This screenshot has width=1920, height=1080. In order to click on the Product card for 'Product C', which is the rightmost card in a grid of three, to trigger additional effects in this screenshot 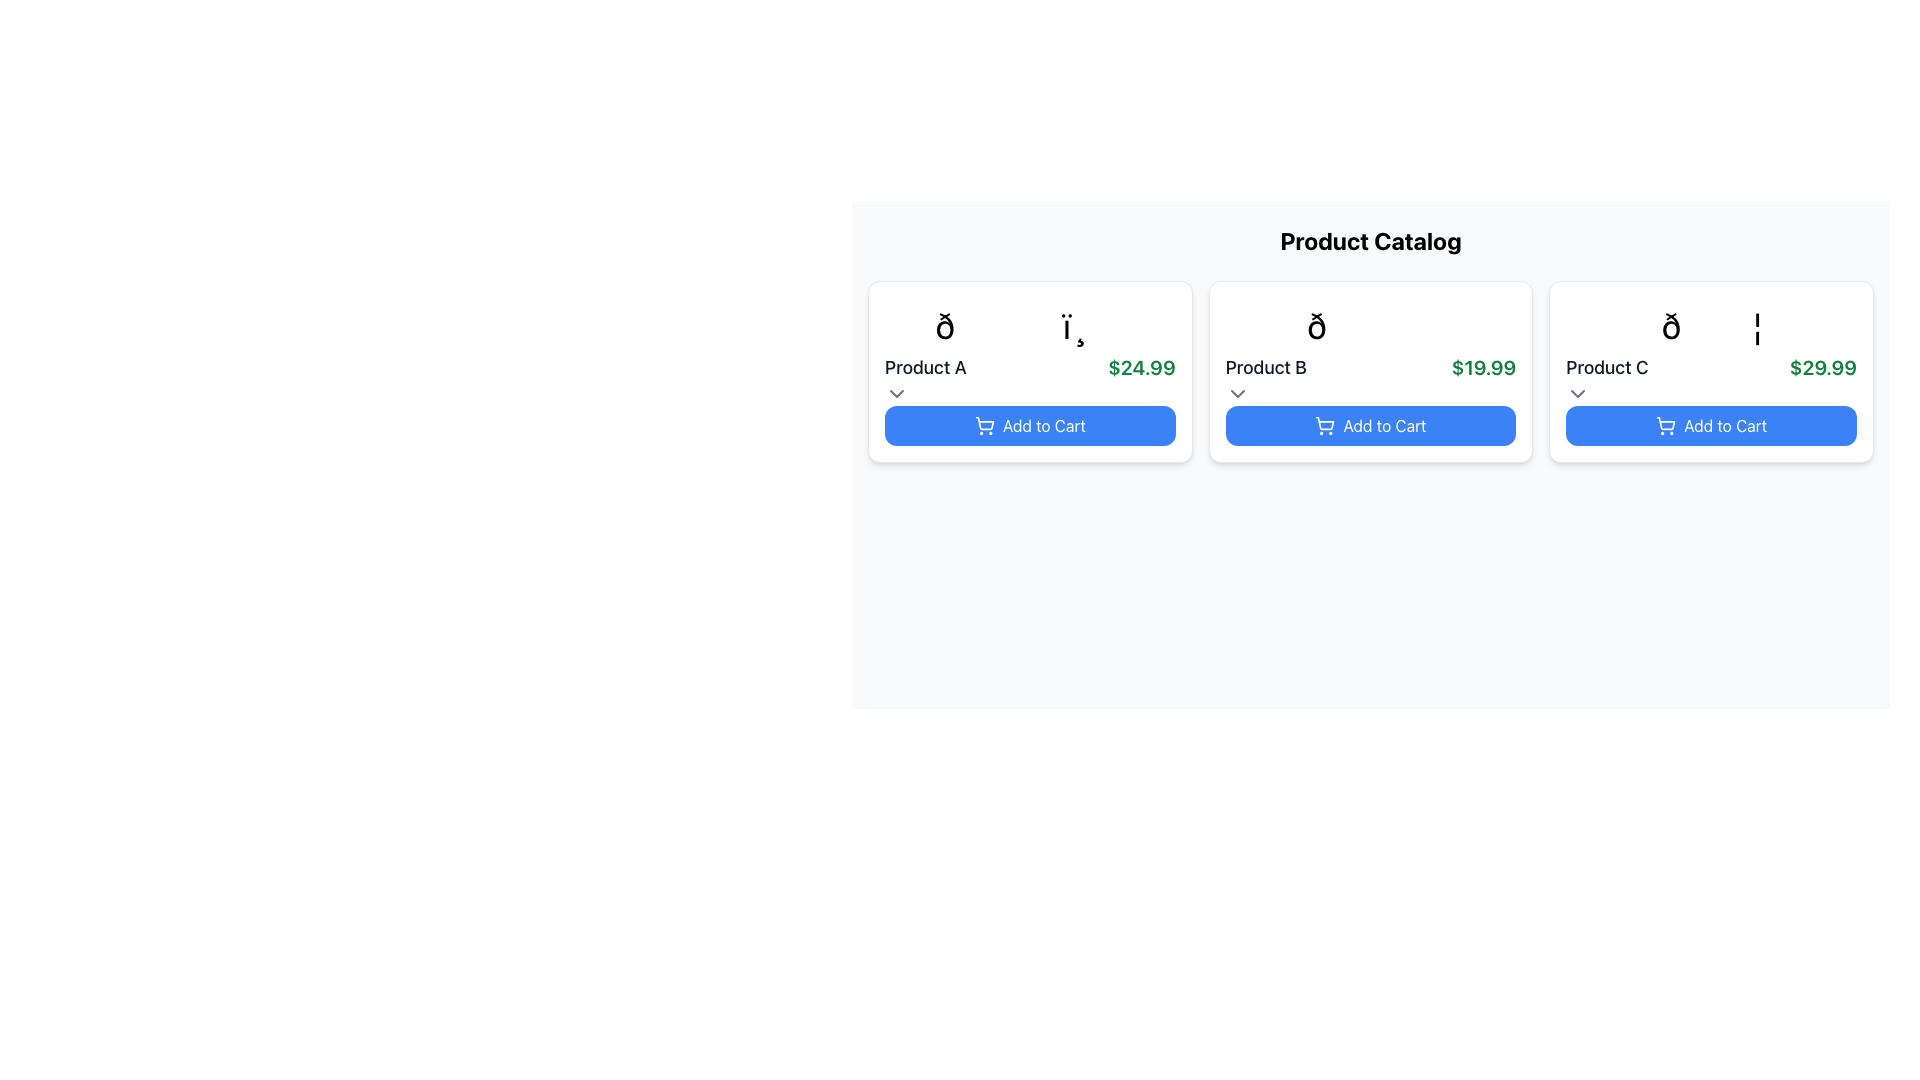, I will do `click(1710, 371)`.